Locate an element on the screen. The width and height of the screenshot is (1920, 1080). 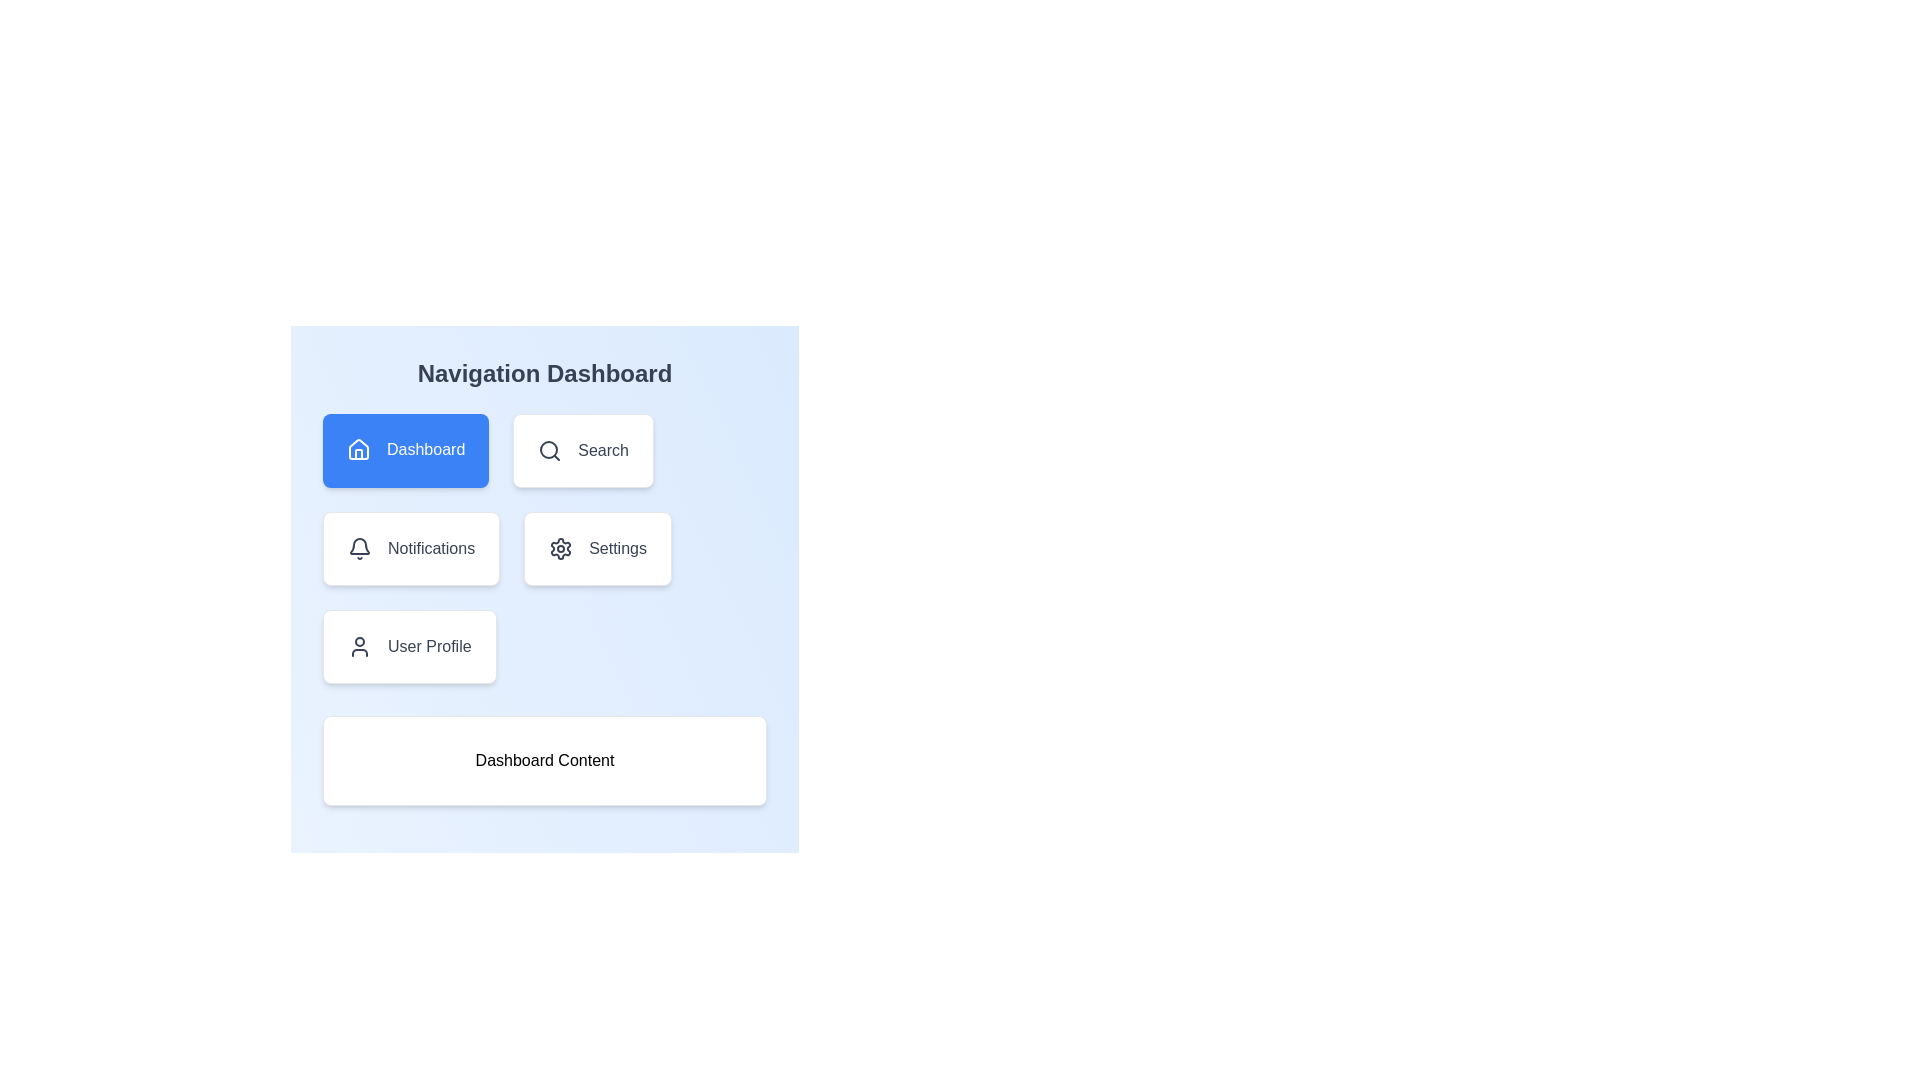
the 'Settings' text label, which is displayed in a medium-weight font within a rectangular button located in the bottom-right section of the main navigation area is located at coordinates (617, 548).